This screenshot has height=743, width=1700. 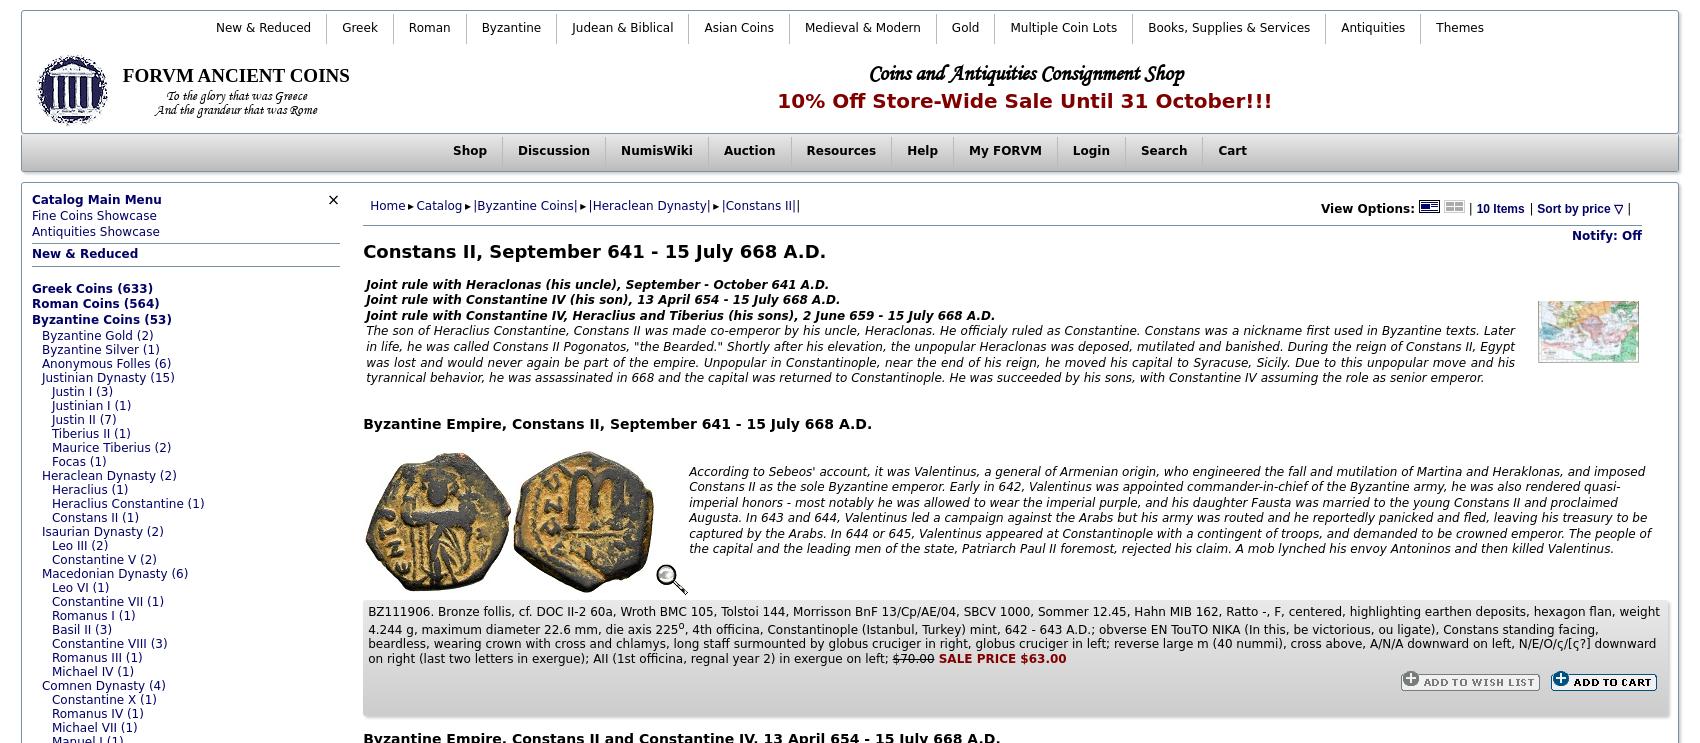 I want to click on 'Joint rule with Heraclonas (his uncle), September - October 641 A.D.', so click(x=596, y=282).